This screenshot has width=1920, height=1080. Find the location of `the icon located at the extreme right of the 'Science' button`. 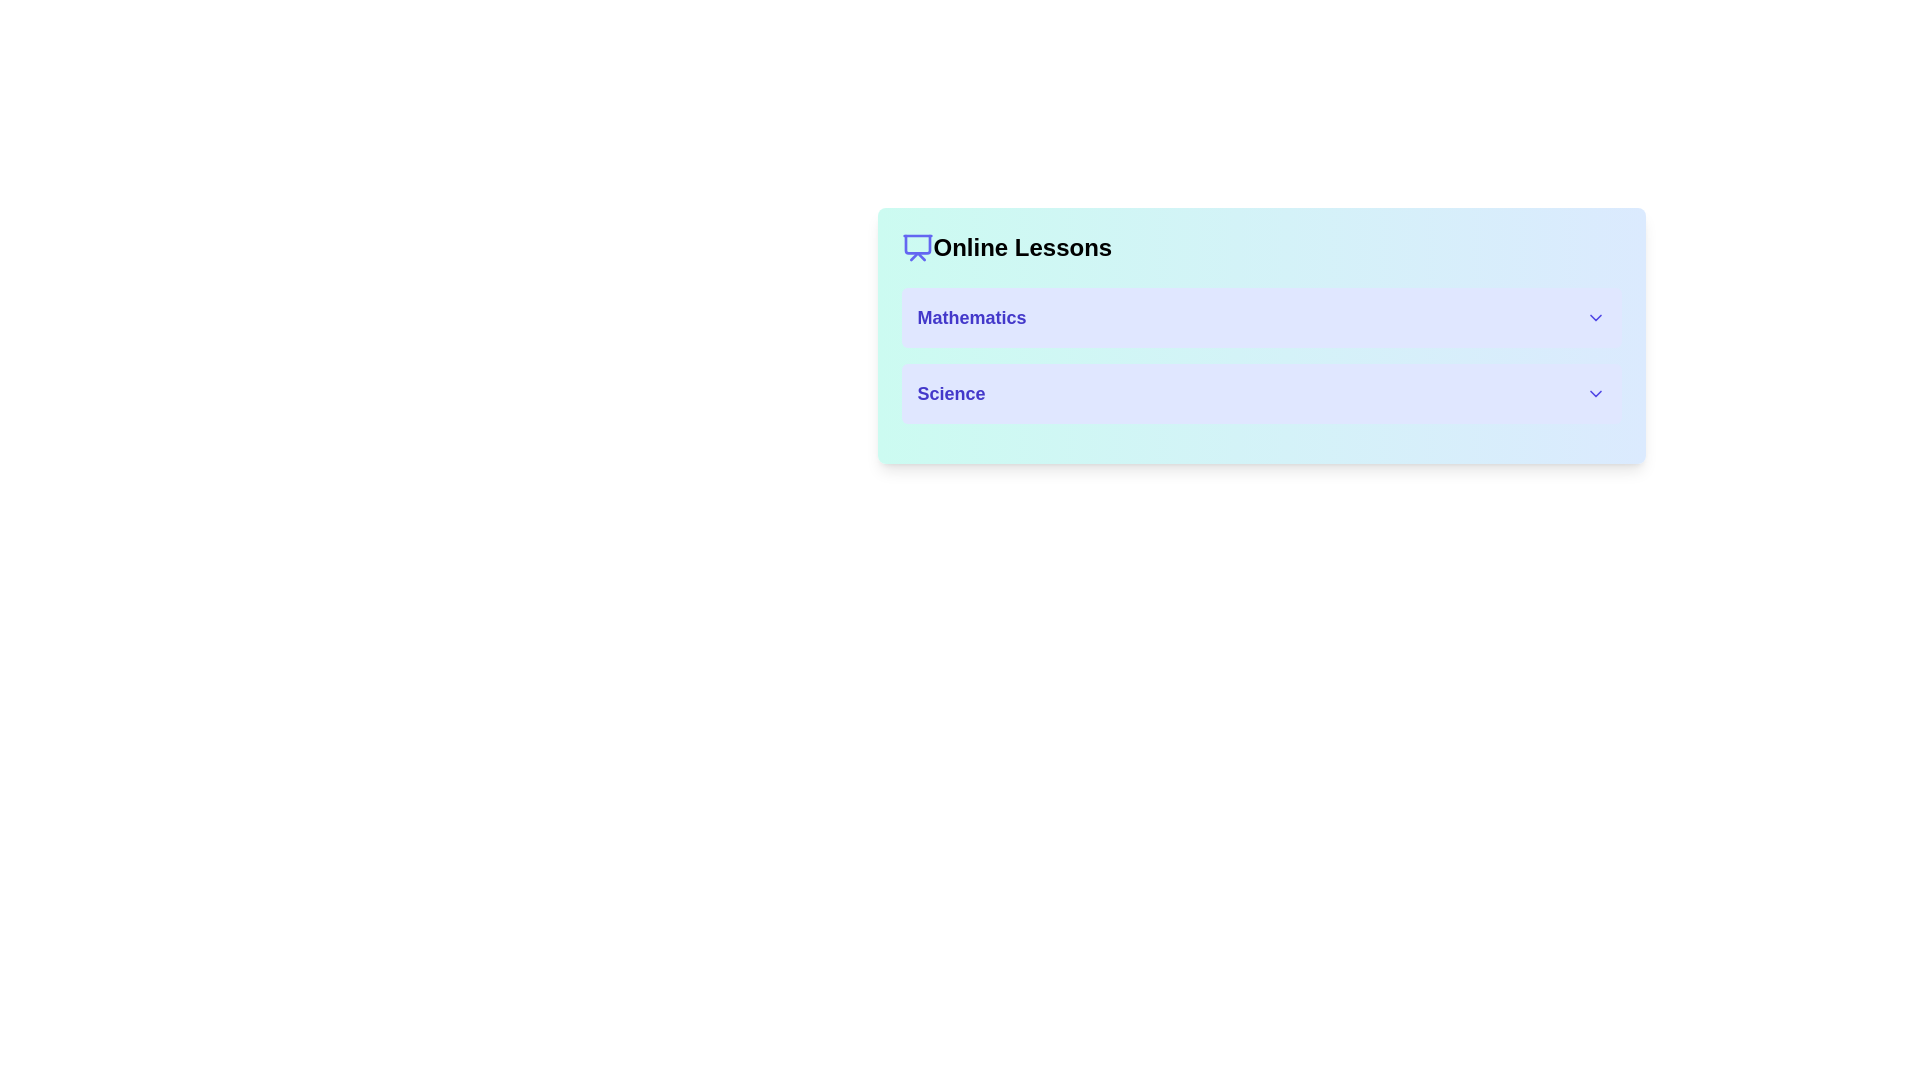

the icon located at the extreme right of the 'Science' button is located at coordinates (1594, 393).